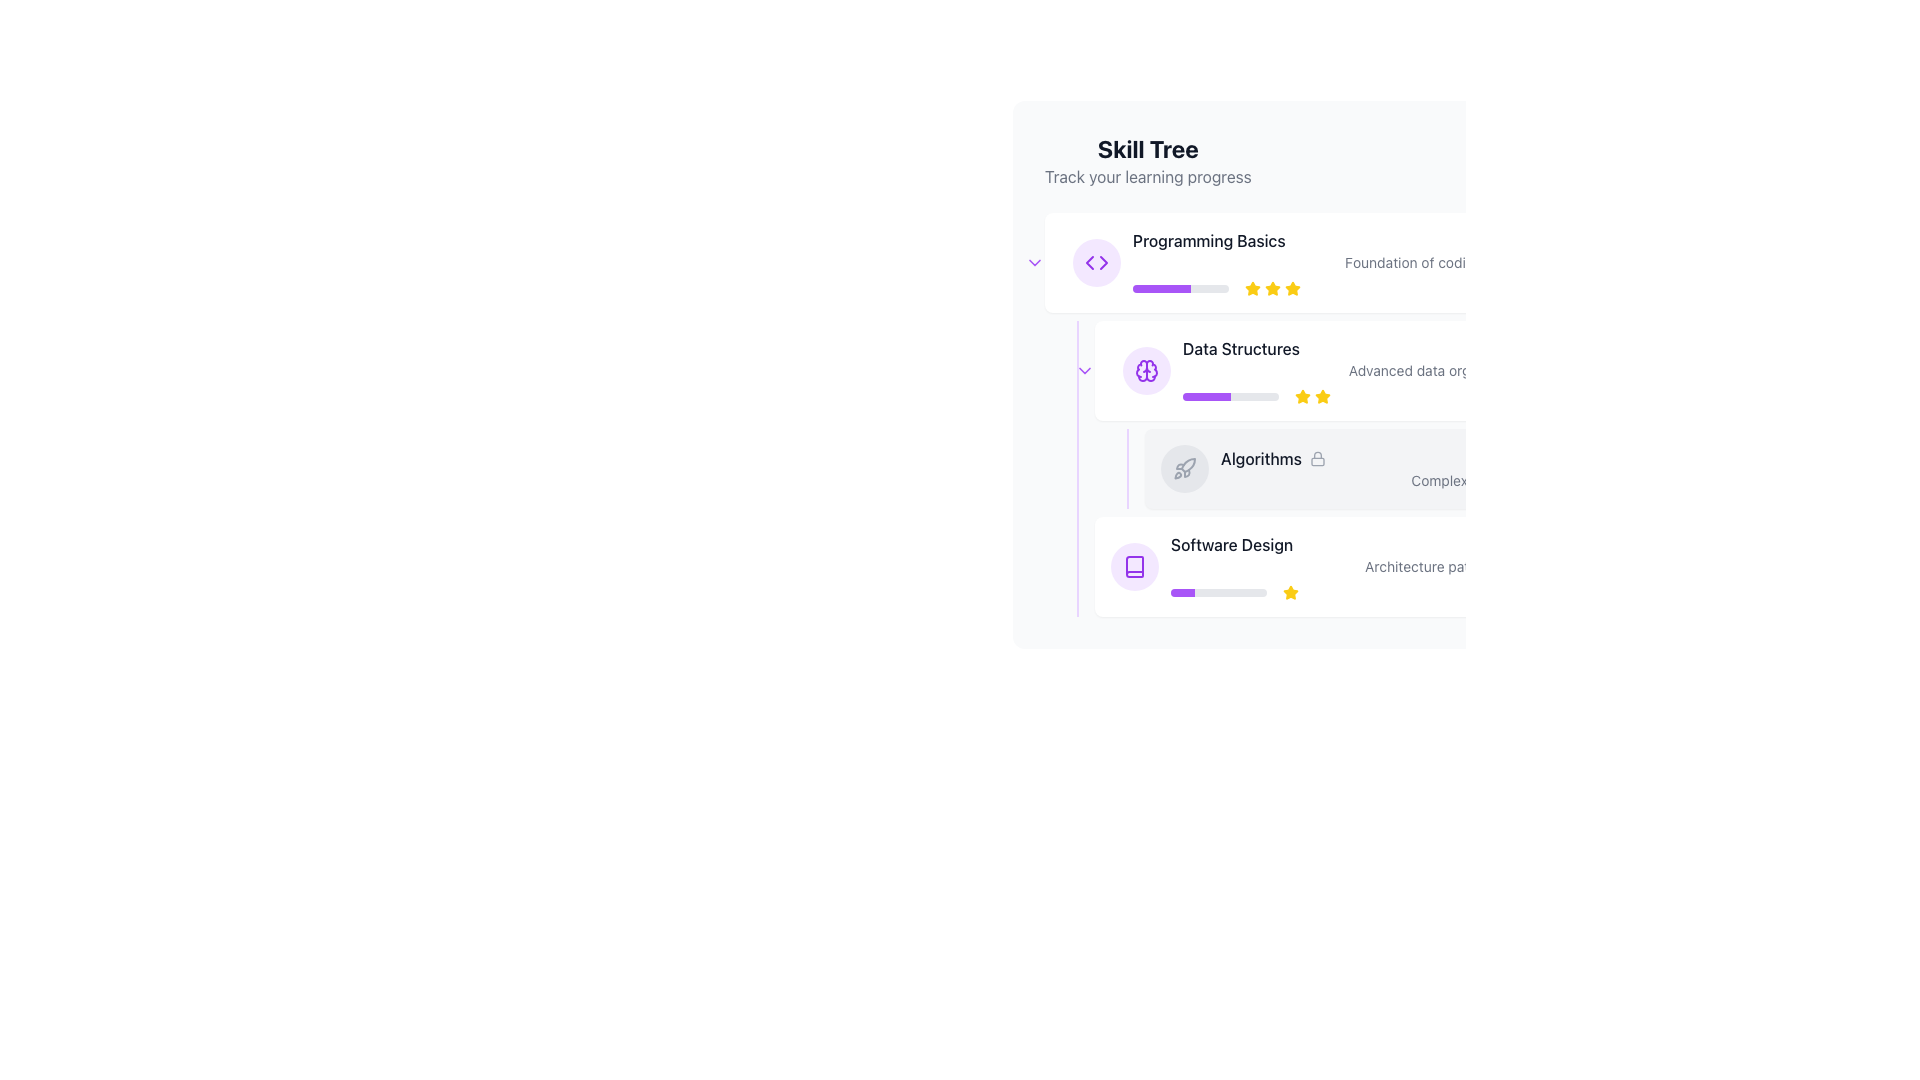  What do you see at coordinates (1432, 592) in the screenshot?
I see `the progress bar with an achievement indicator located at the bottom section of the 'Software Design' module, beneath the texts 'Software Design' and 'Architecture patterns' to interpret progress` at bounding box center [1432, 592].